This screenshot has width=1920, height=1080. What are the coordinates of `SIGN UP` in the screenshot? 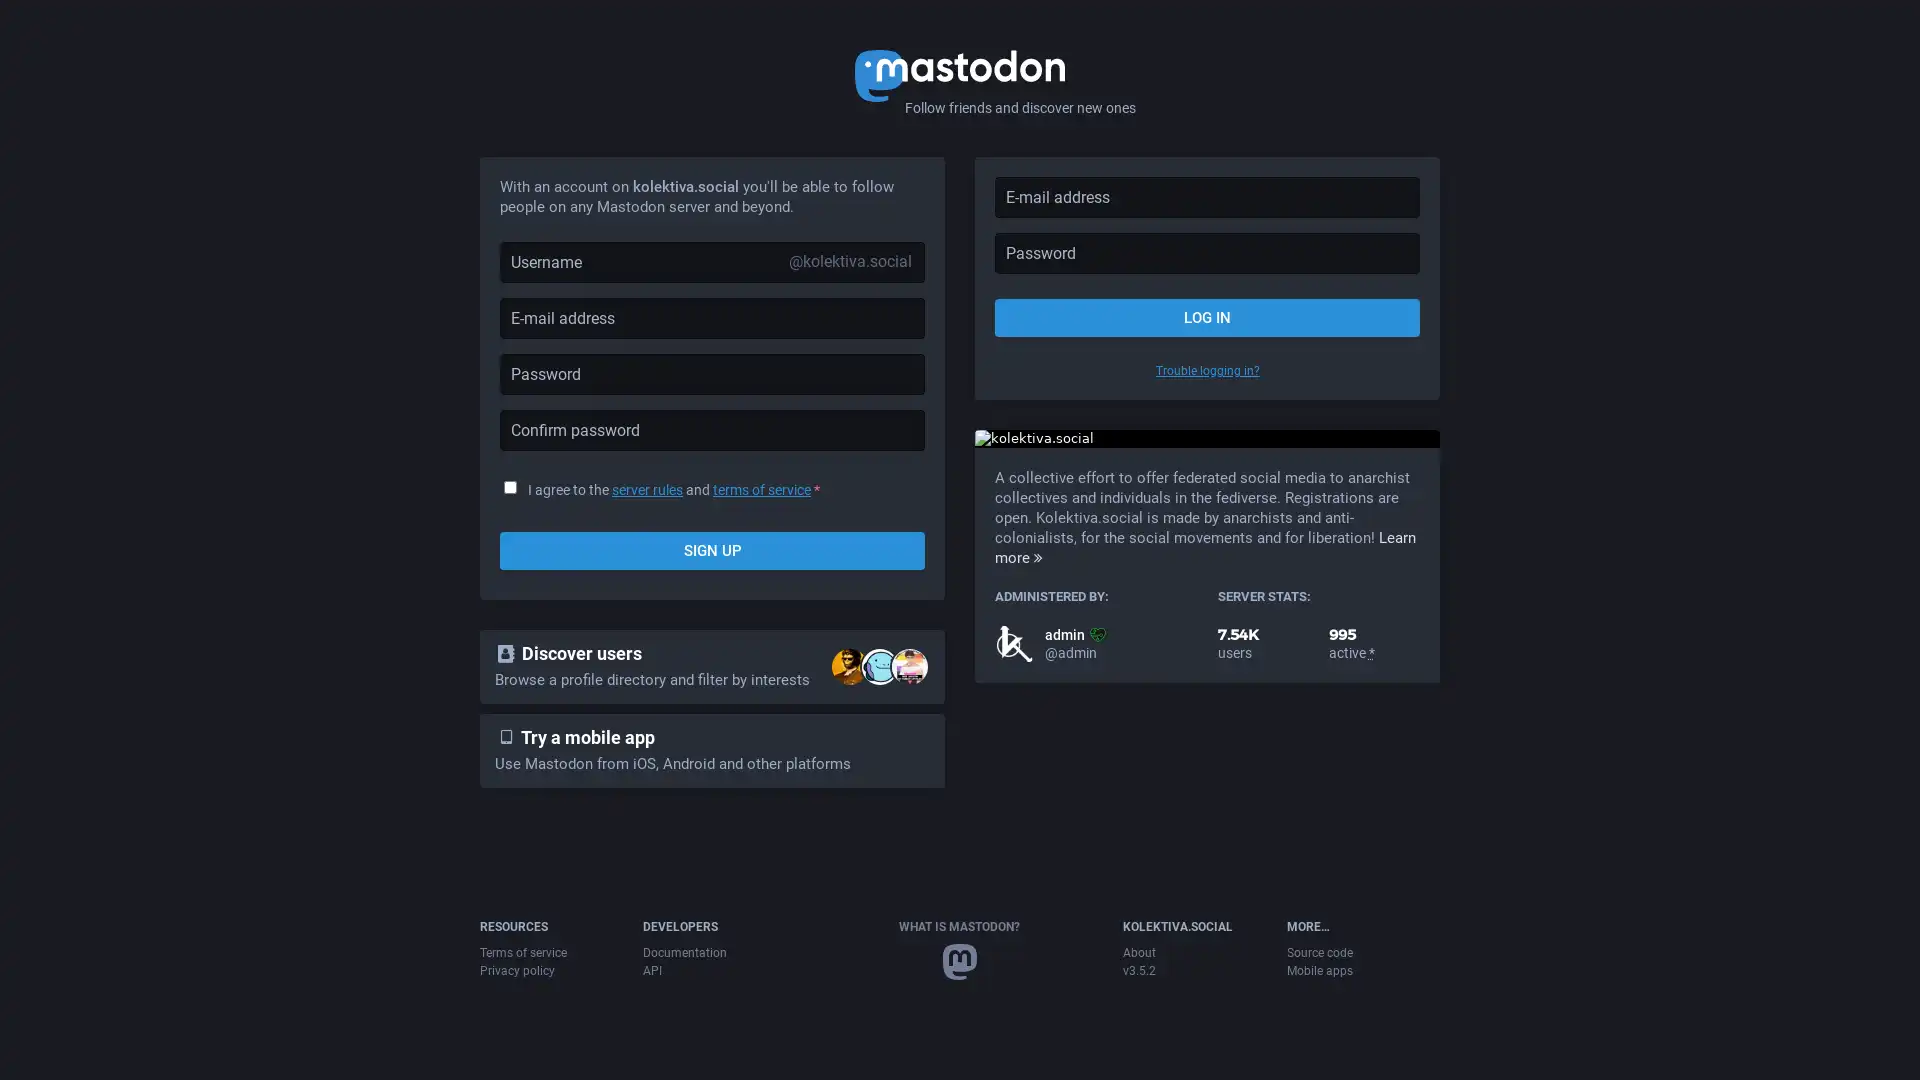 It's located at (712, 551).